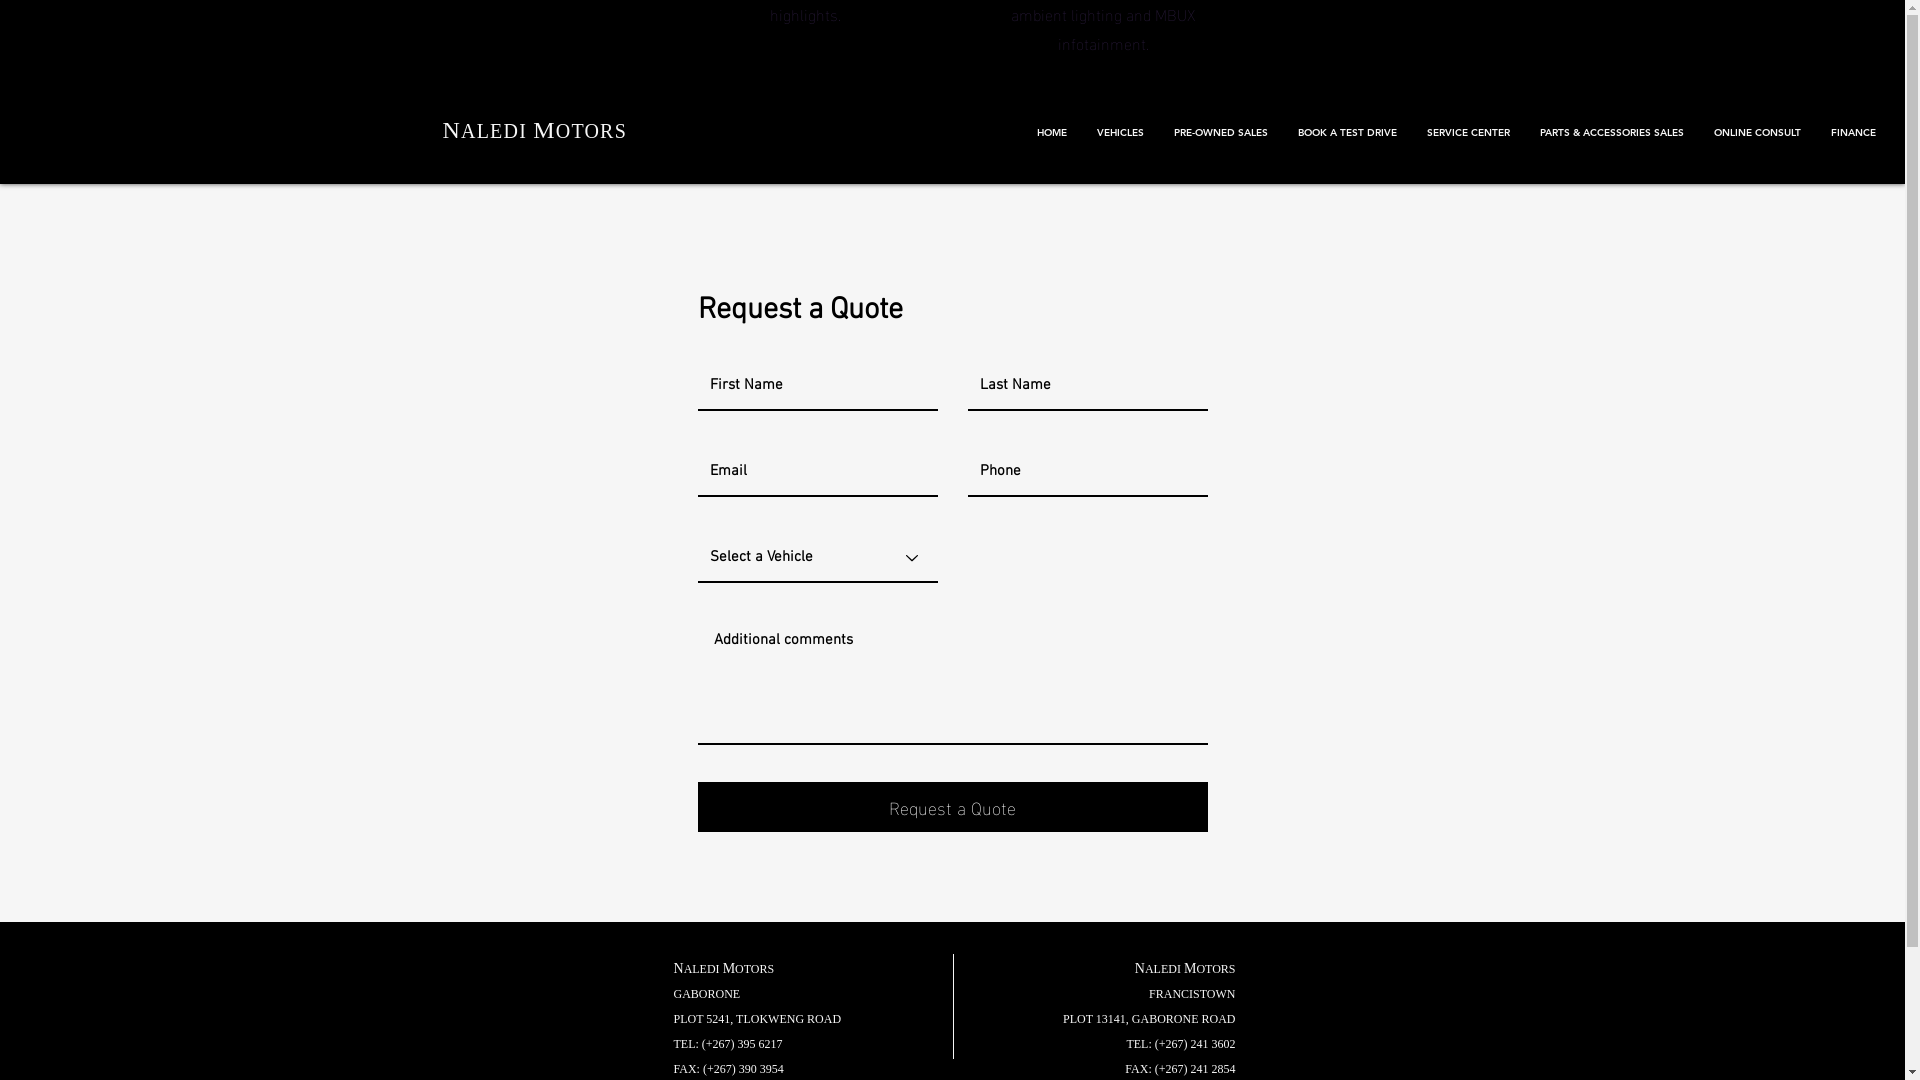 The height and width of the screenshot is (1080, 1920). What do you see at coordinates (1219, 132) in the screenshot?
I see `'PRE-OWNED SALES'` at bounding box center [1219, 132].